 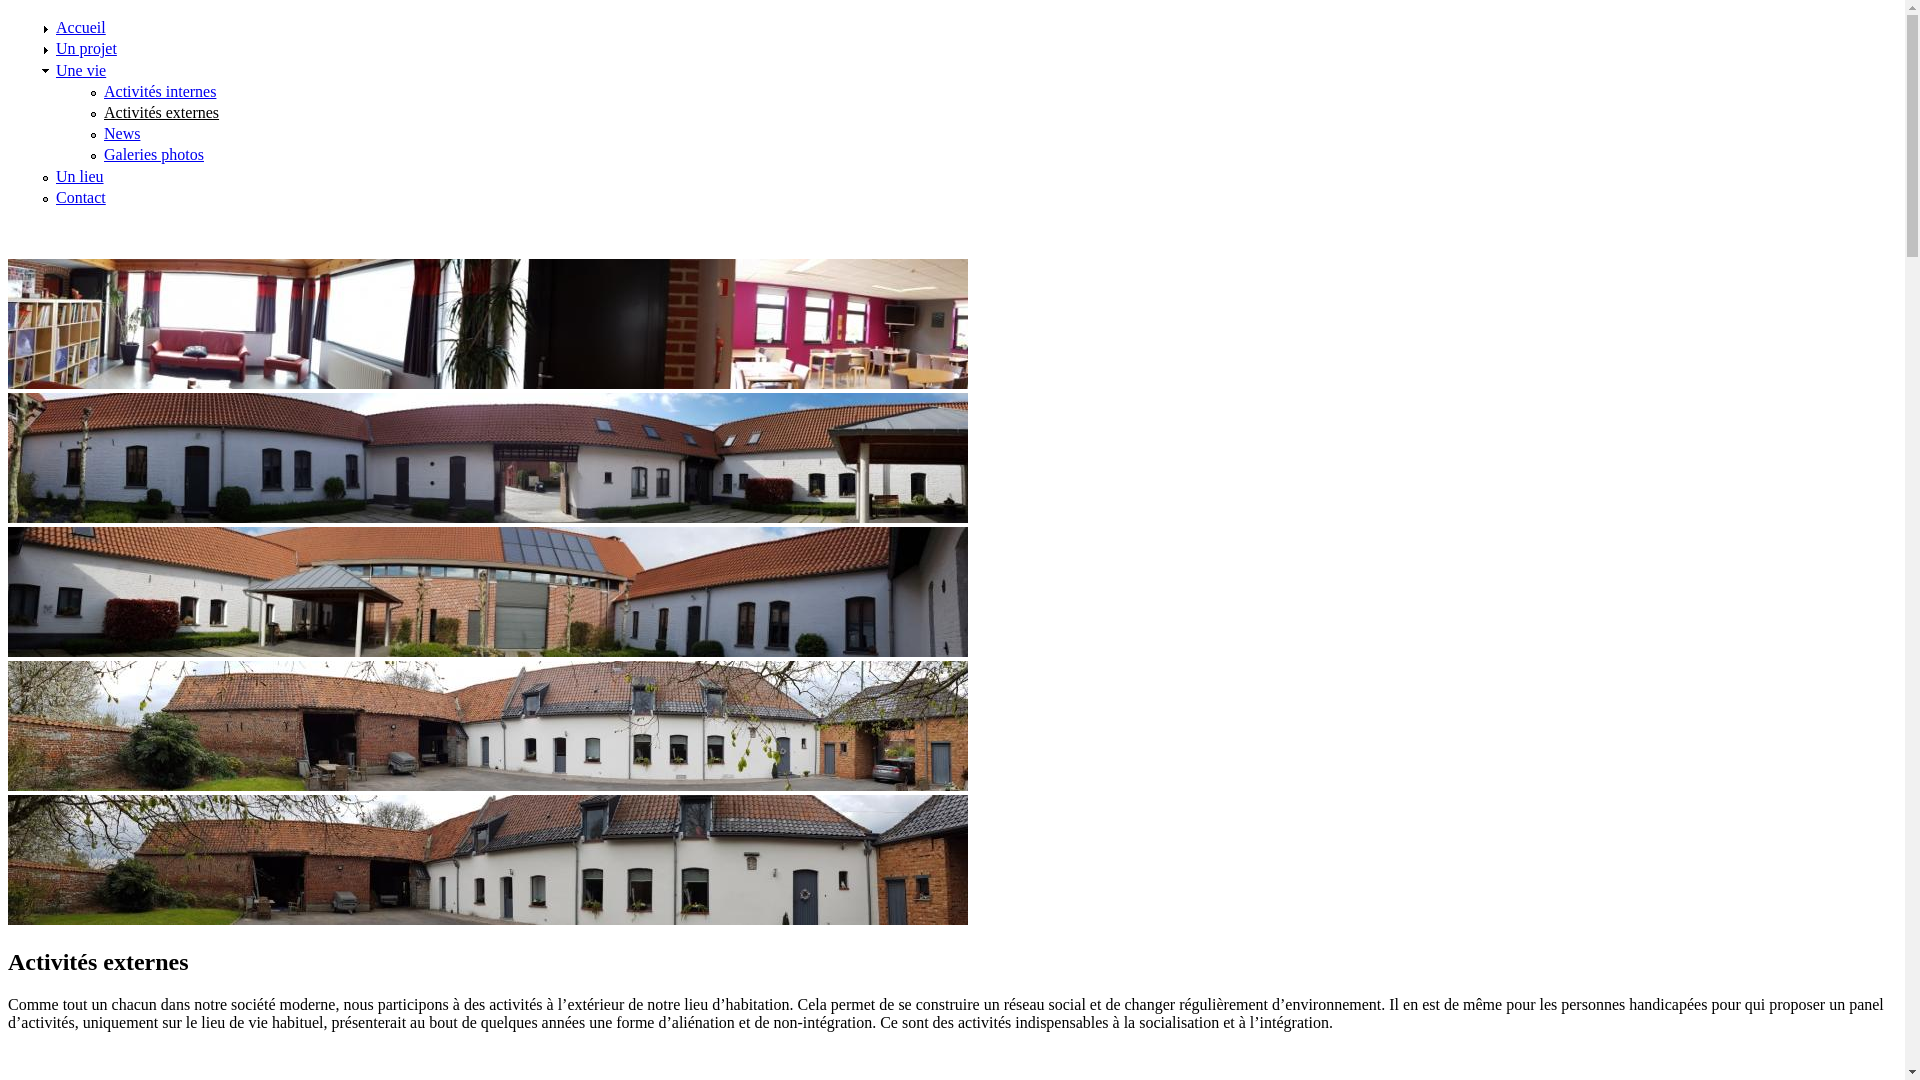 I want to click on 'Galeries photos', so click(x=152, y=153).